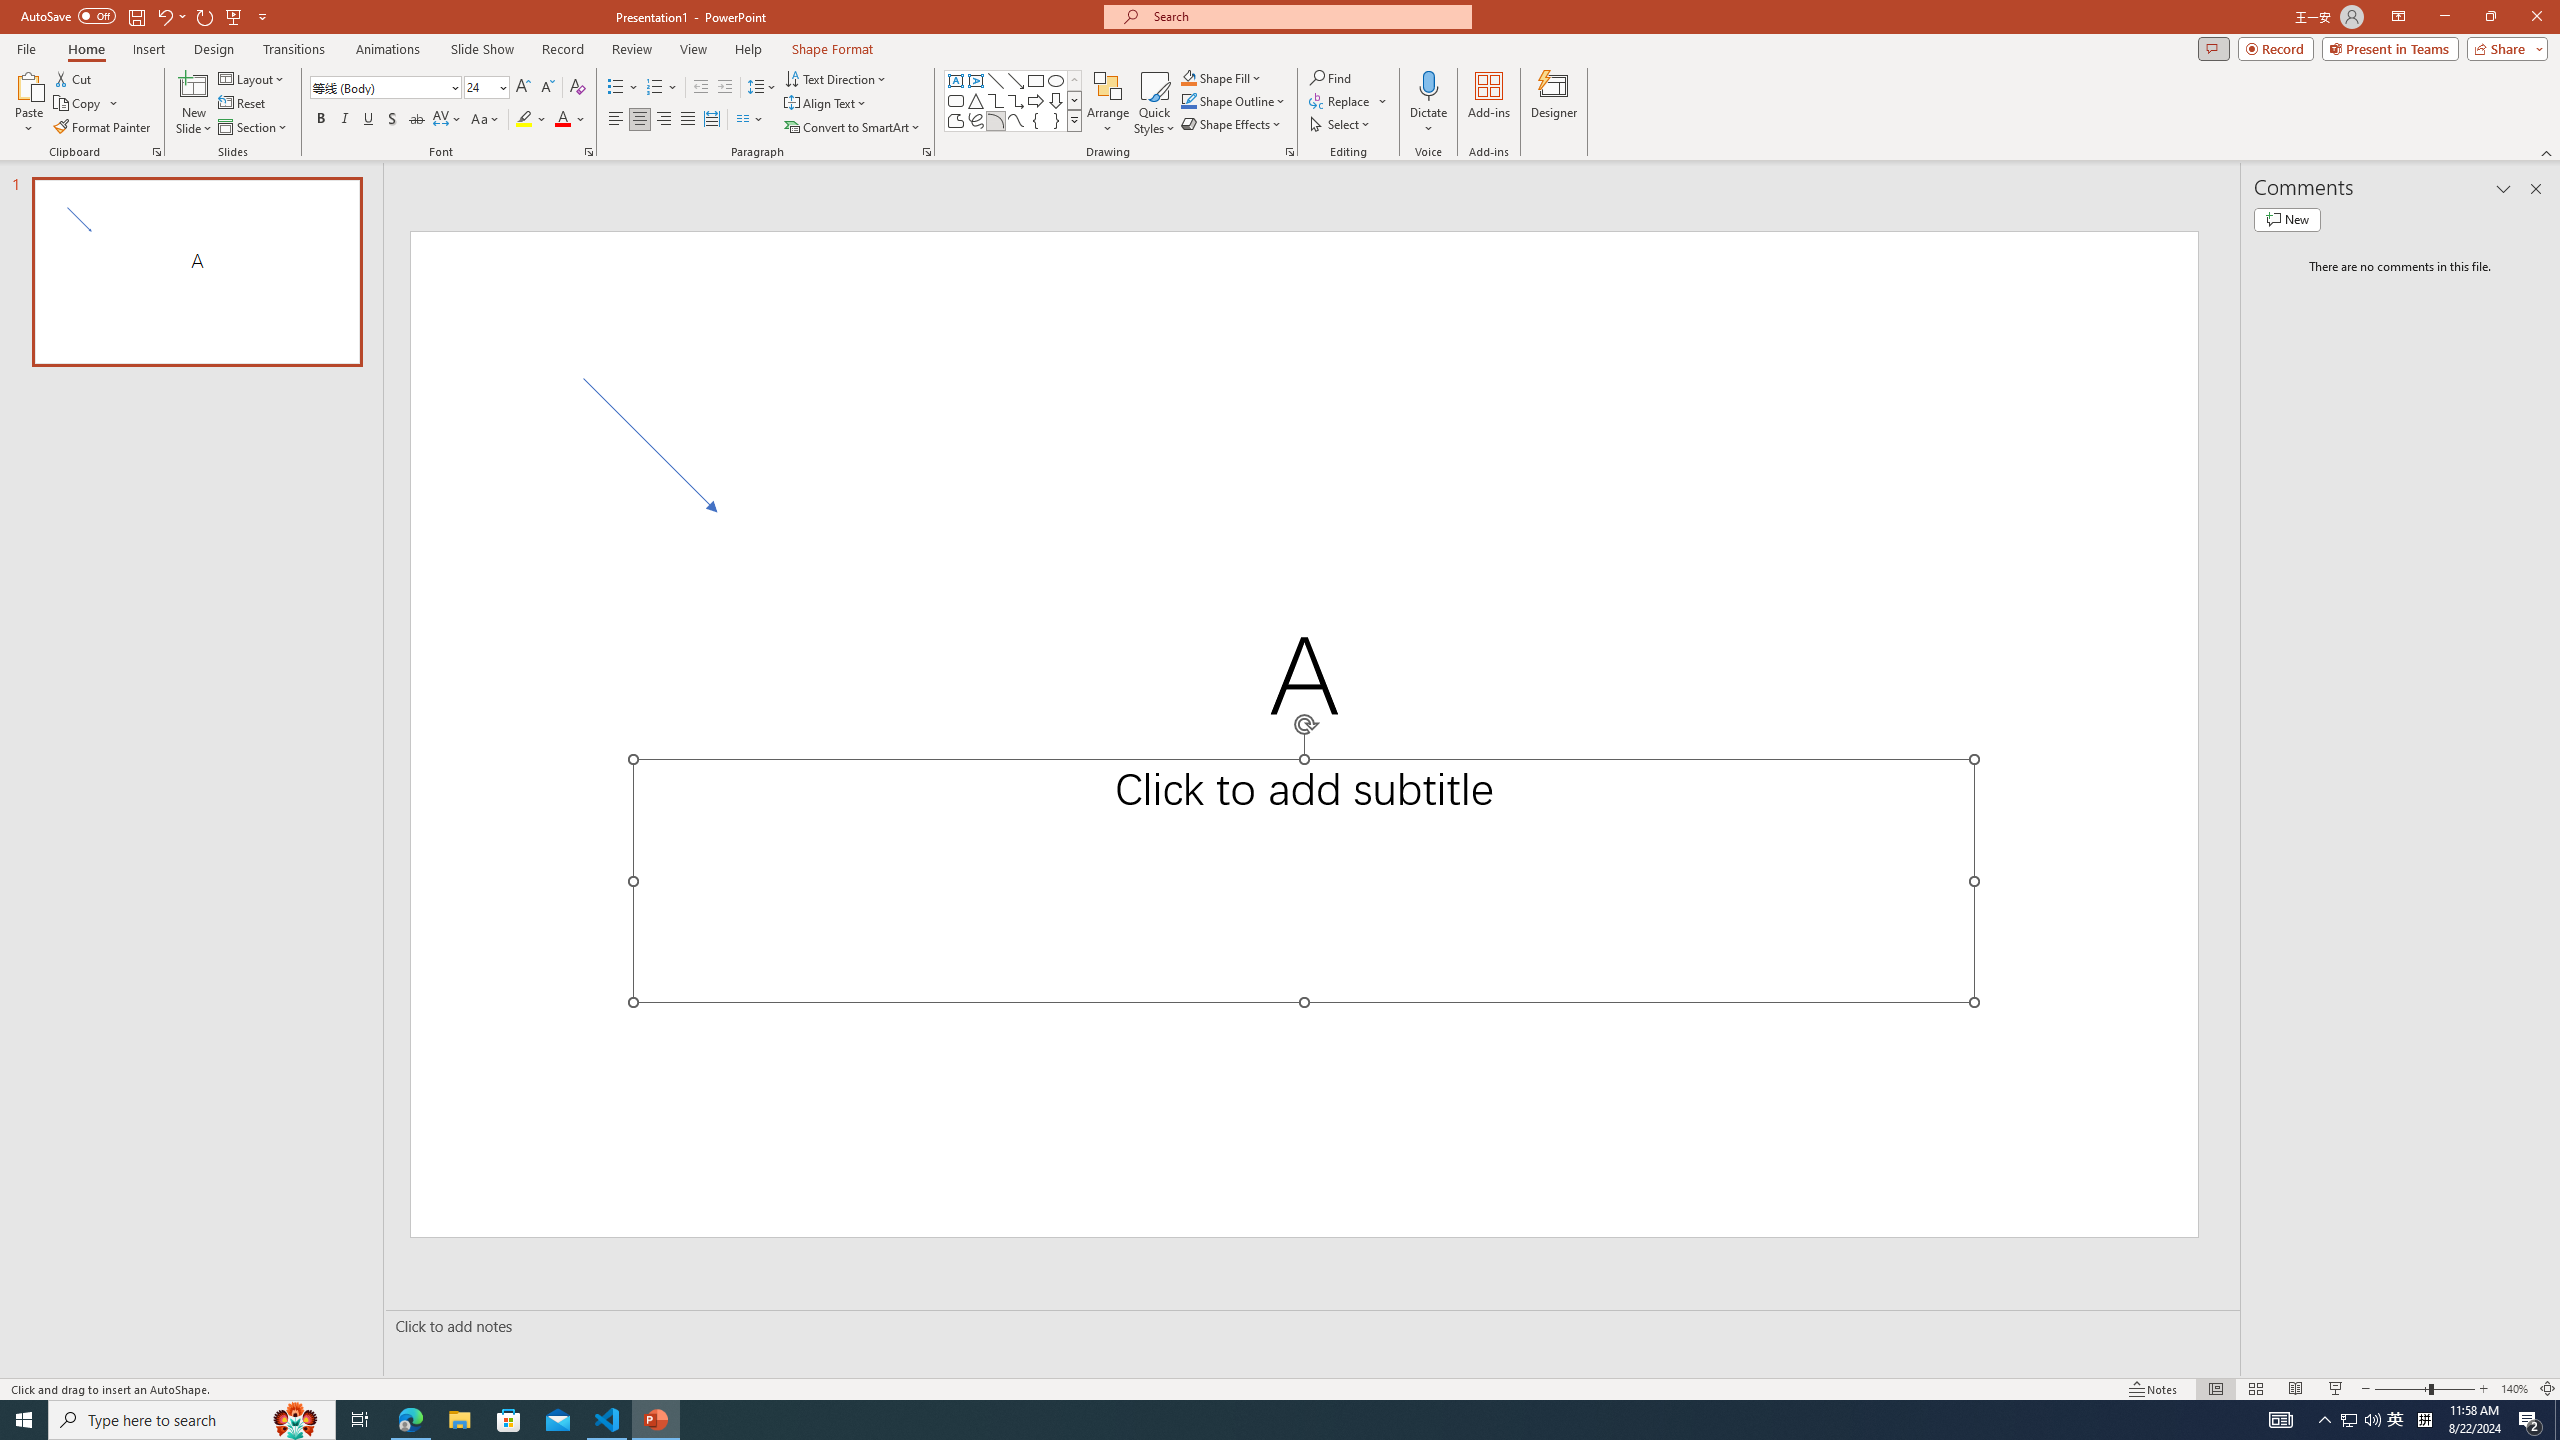 Image resolution: width=2560 pixels, height=1440 pixels. I want to click on 'Zoom 140%', so click(2515, 1389).